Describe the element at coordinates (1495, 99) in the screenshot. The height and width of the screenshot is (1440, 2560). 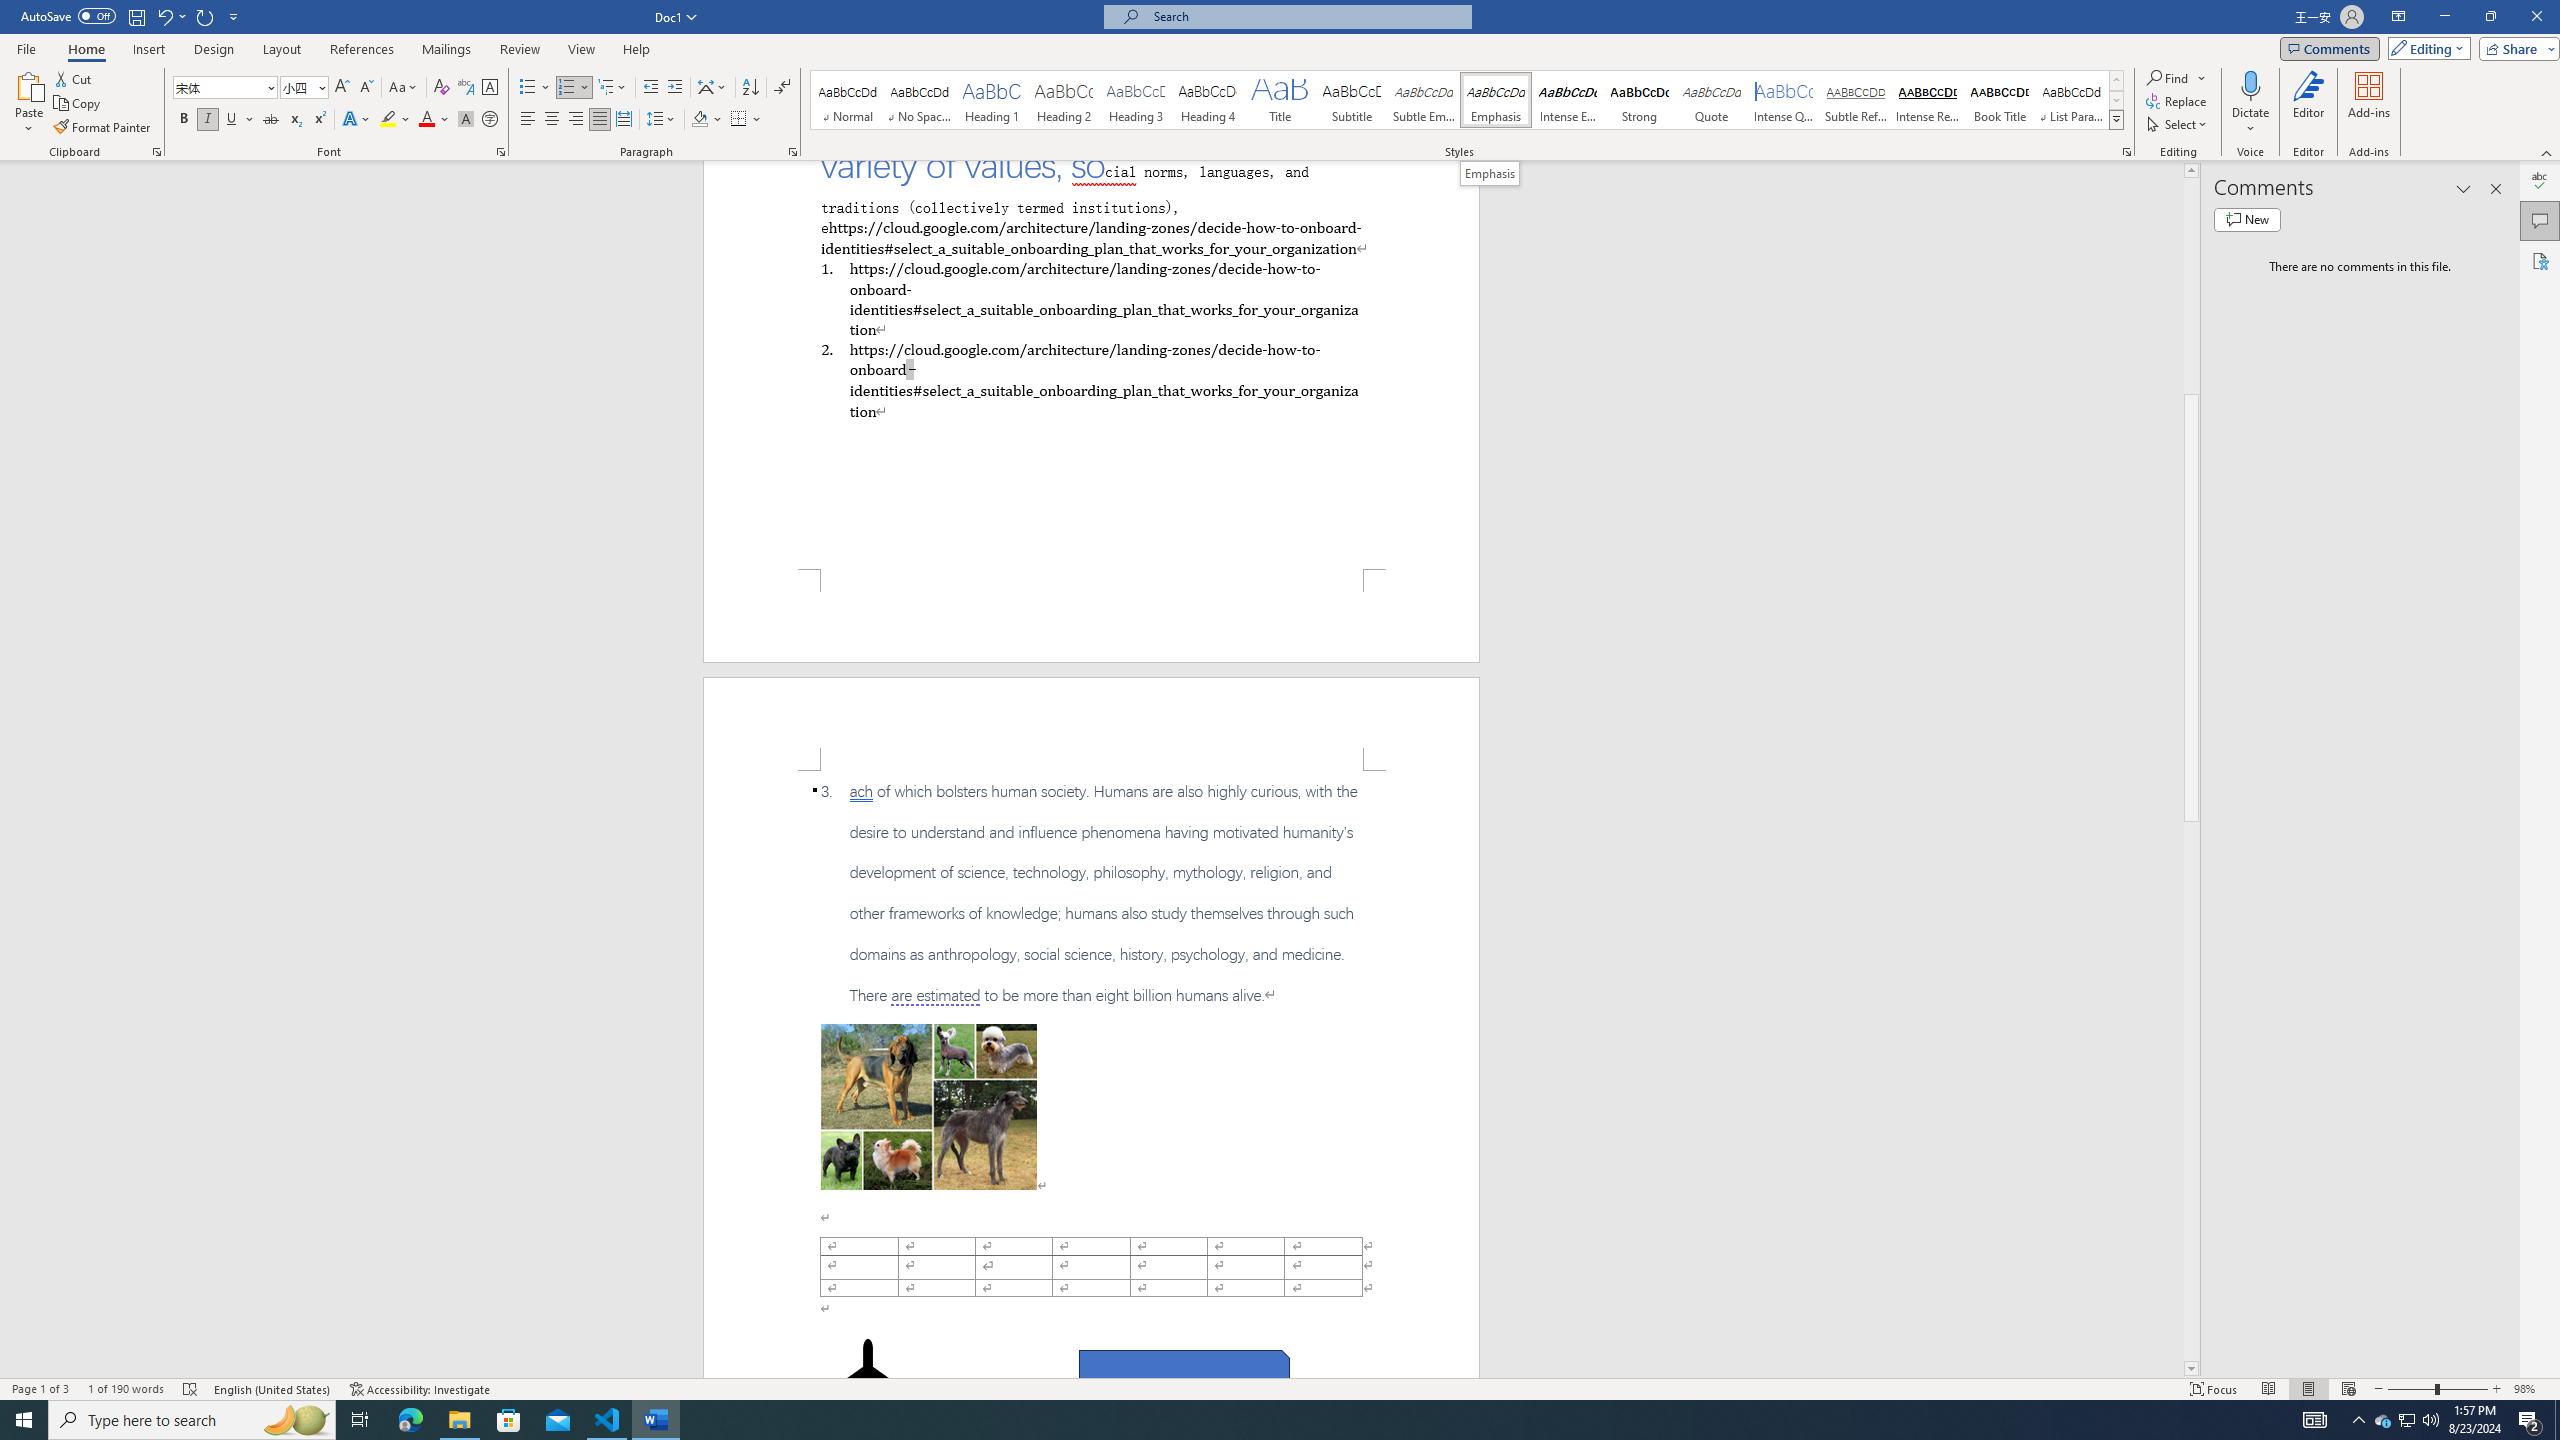
I see `'Emphasis'` at that location.